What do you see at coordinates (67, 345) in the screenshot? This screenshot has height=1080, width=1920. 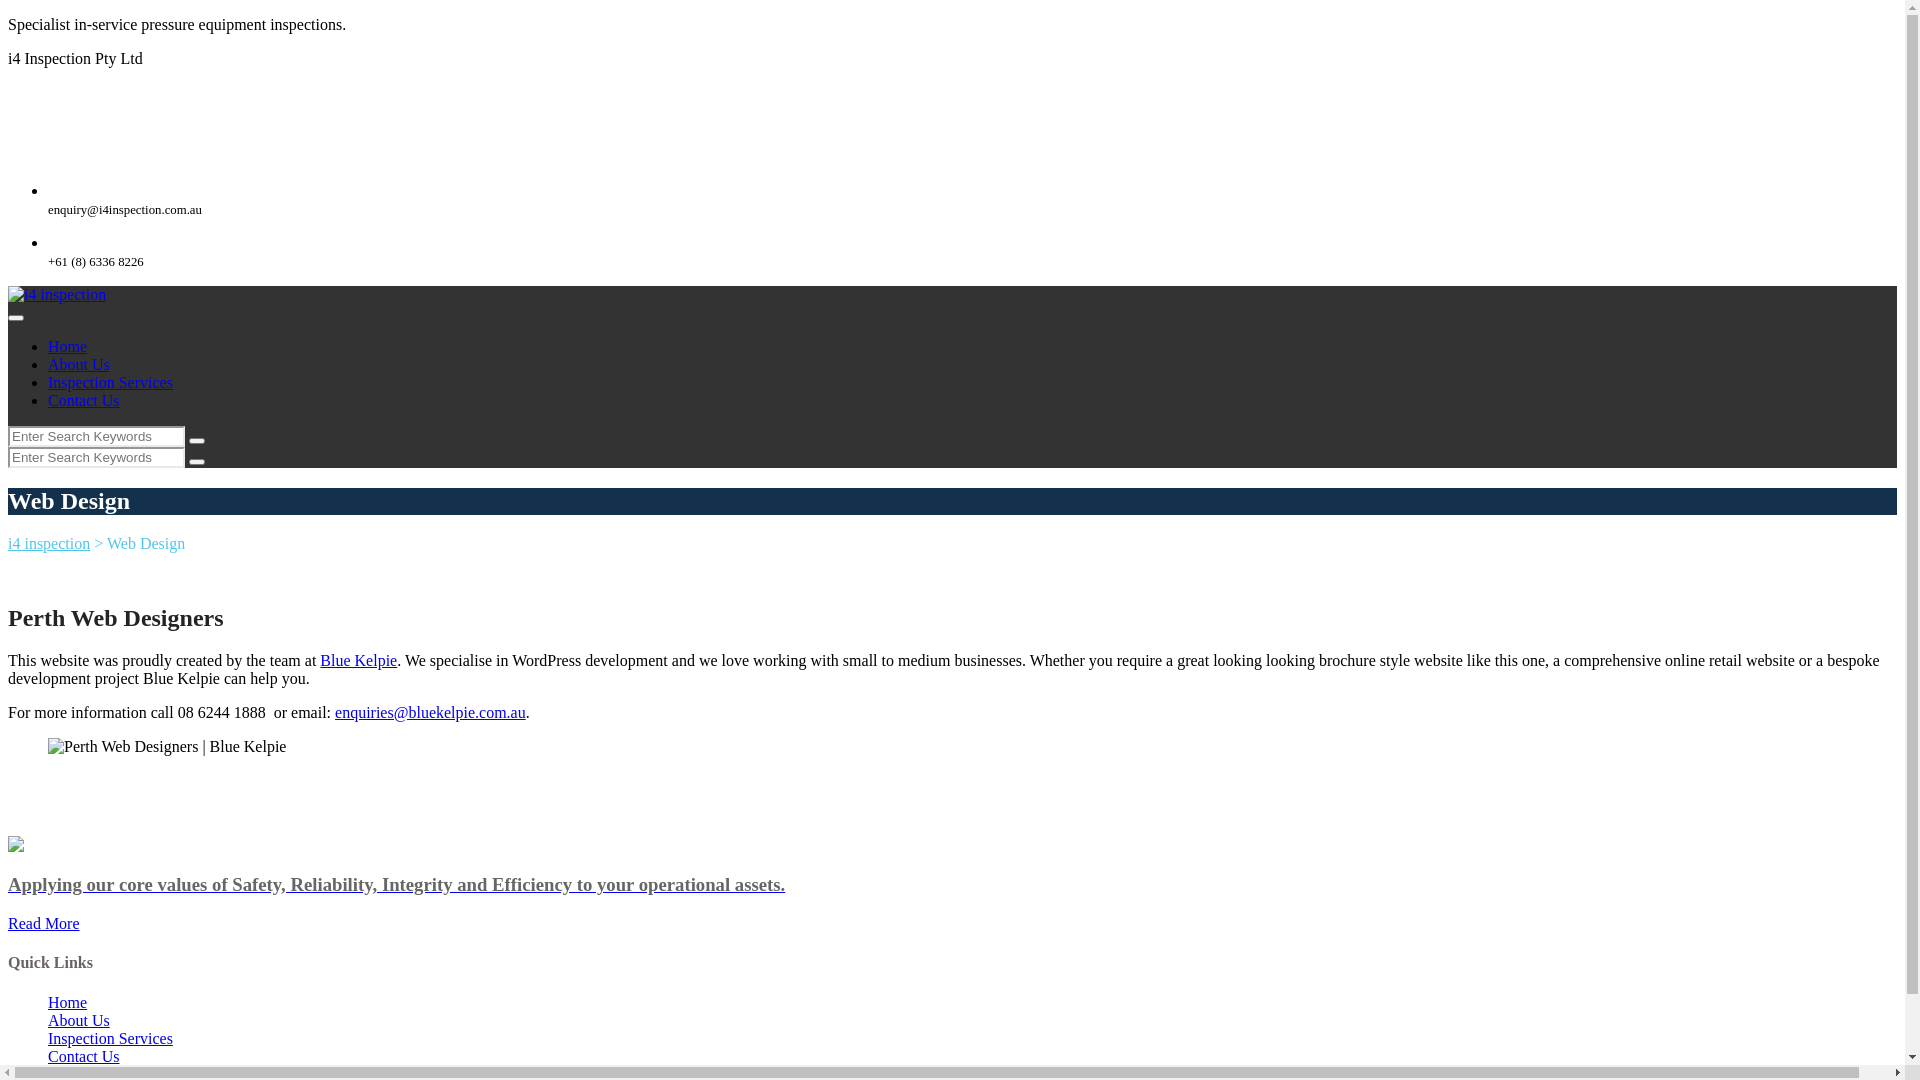 I see `'Home'` at bounding box center [67, 345].